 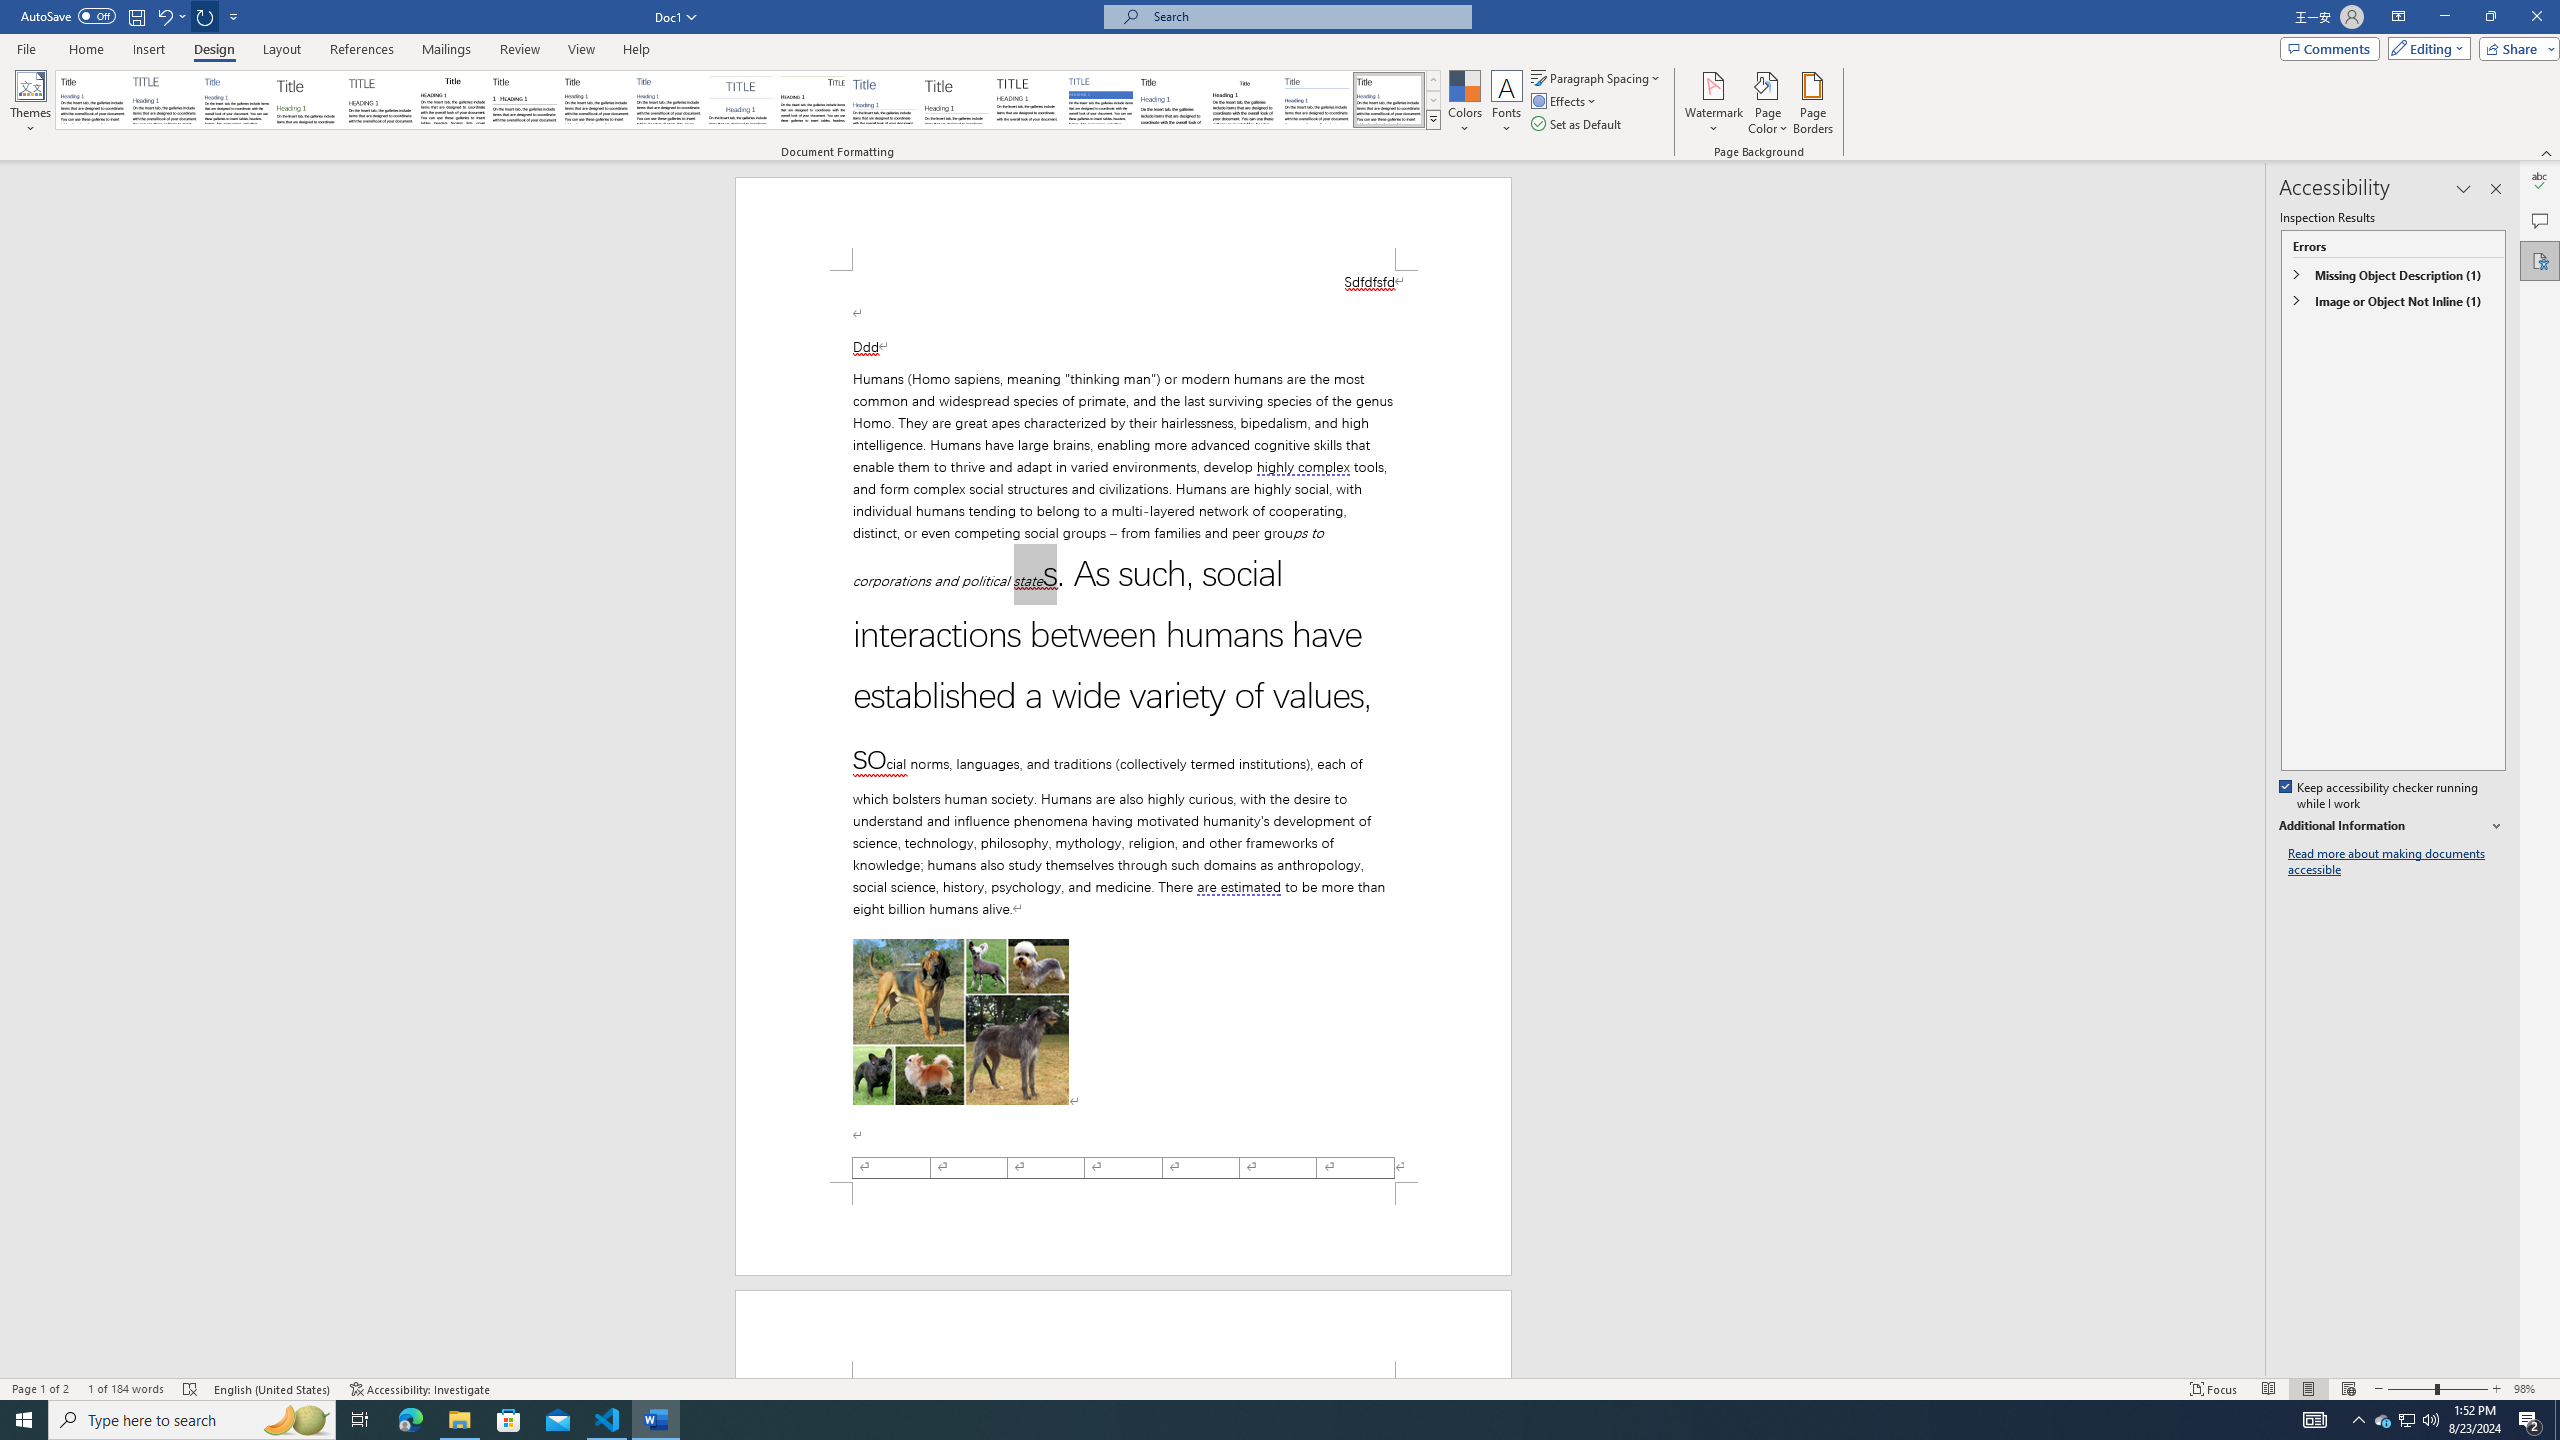 I want to click on 'Page Number Page 1 of 2', so click(x=40, y=1389).